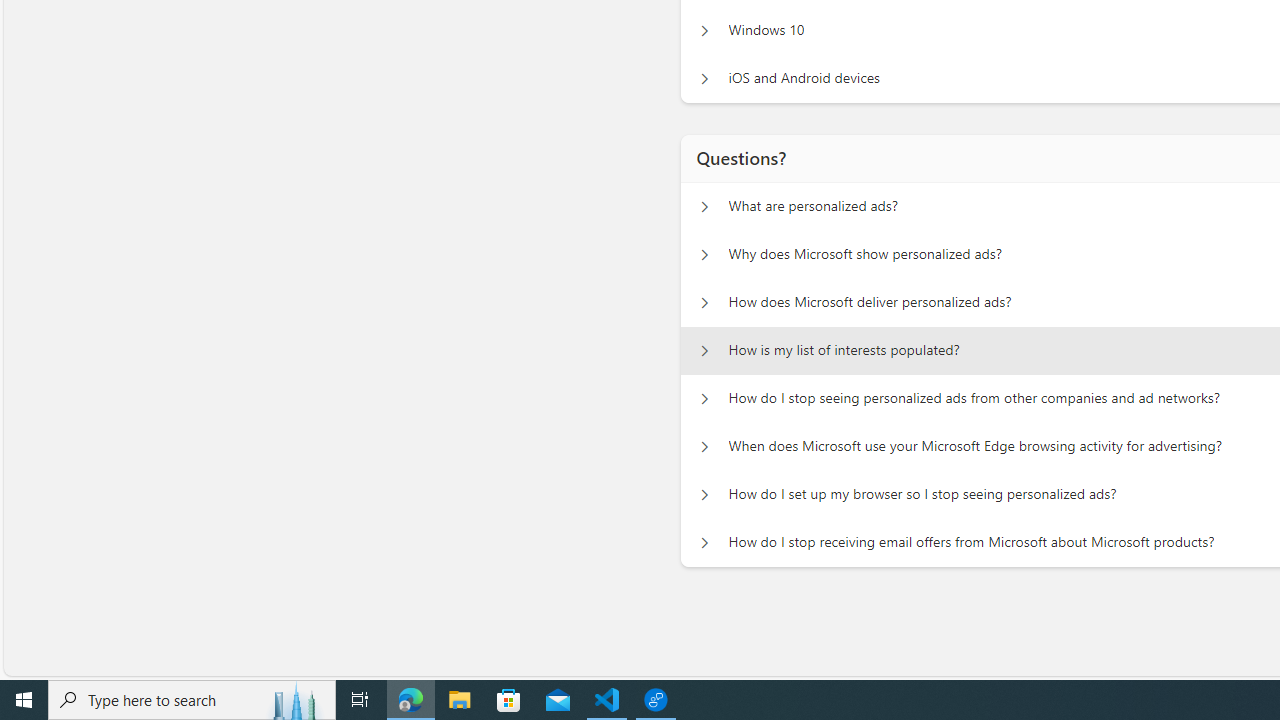 This screenshot has height=720, width=1280. I want to click on 'Questions? What are personalized ads?', so click(704, 206).